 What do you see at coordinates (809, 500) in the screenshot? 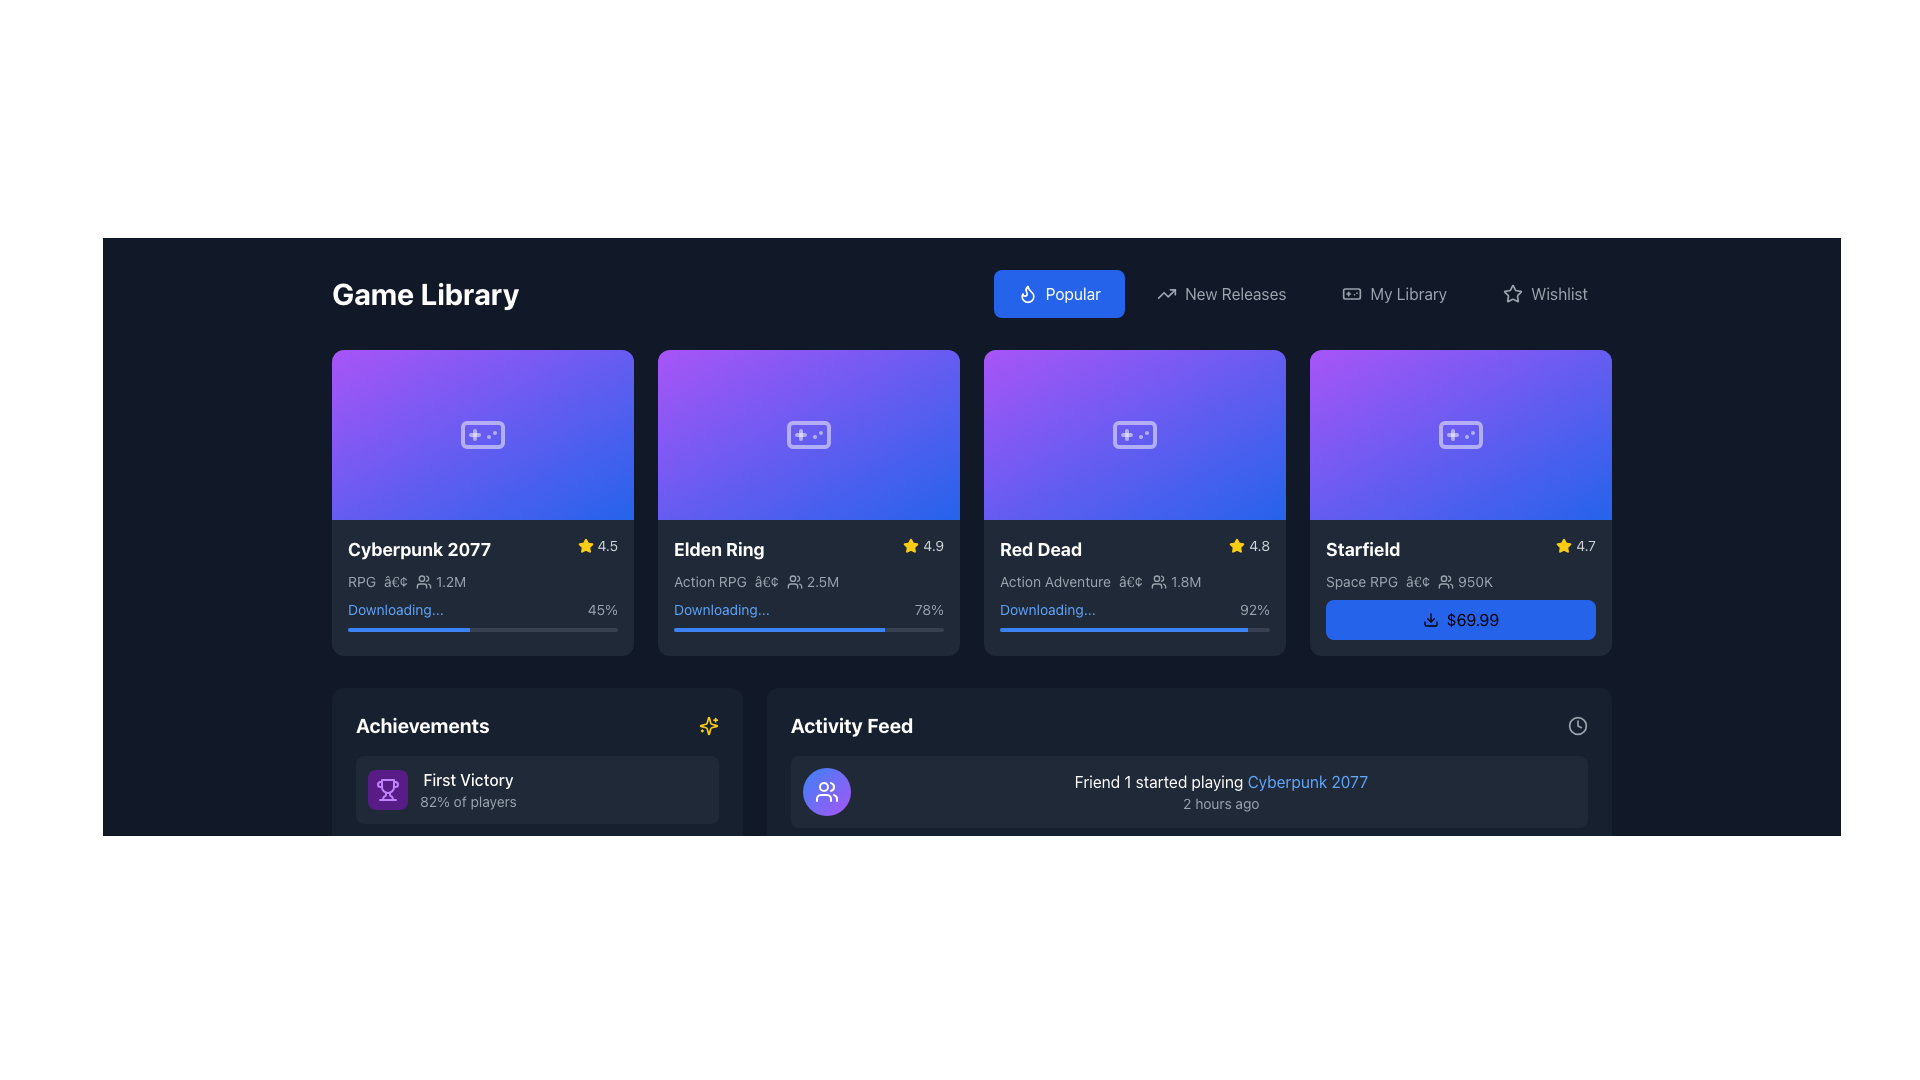
I see `the 'Elden Ring' game card, which displays its rating, genre, user base, and download status, located in the second column of the grid layout` at bounding box center [809, 500].